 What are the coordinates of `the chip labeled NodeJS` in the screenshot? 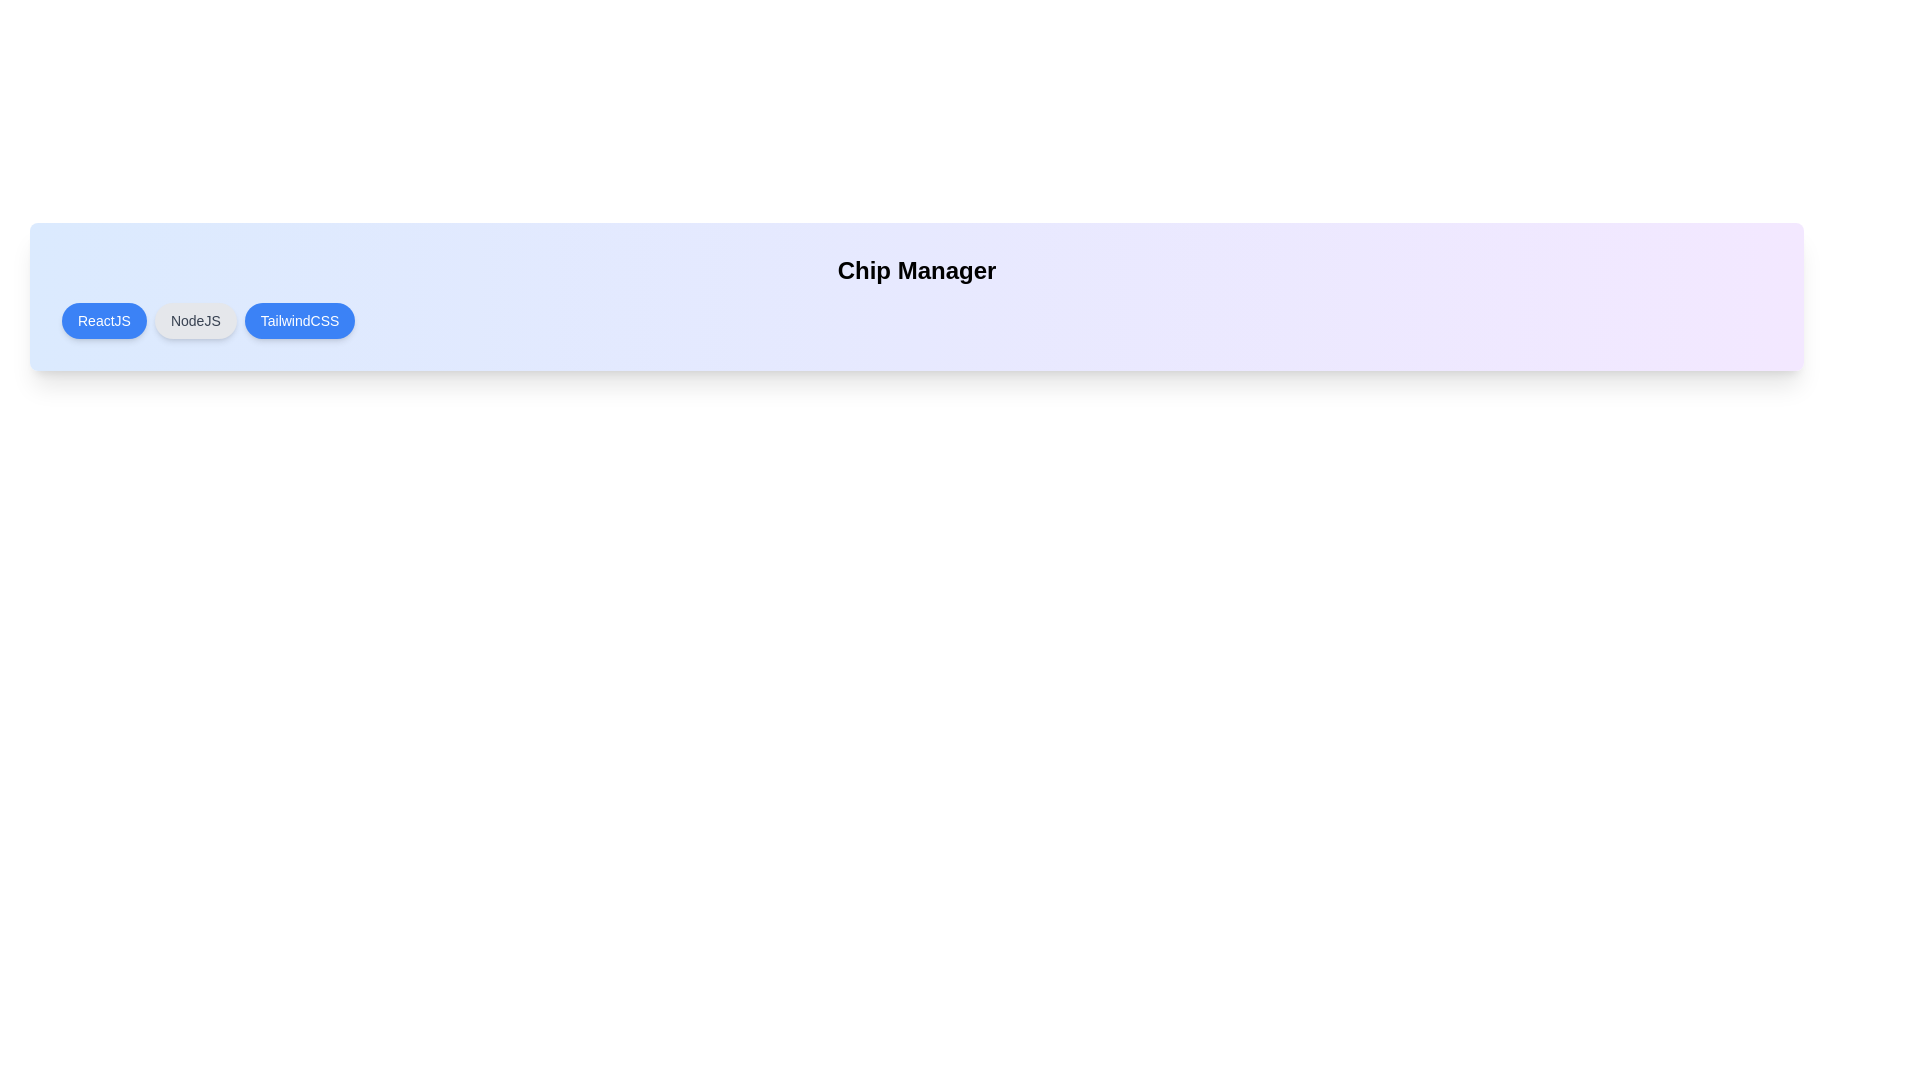 It's located at (195, 319).